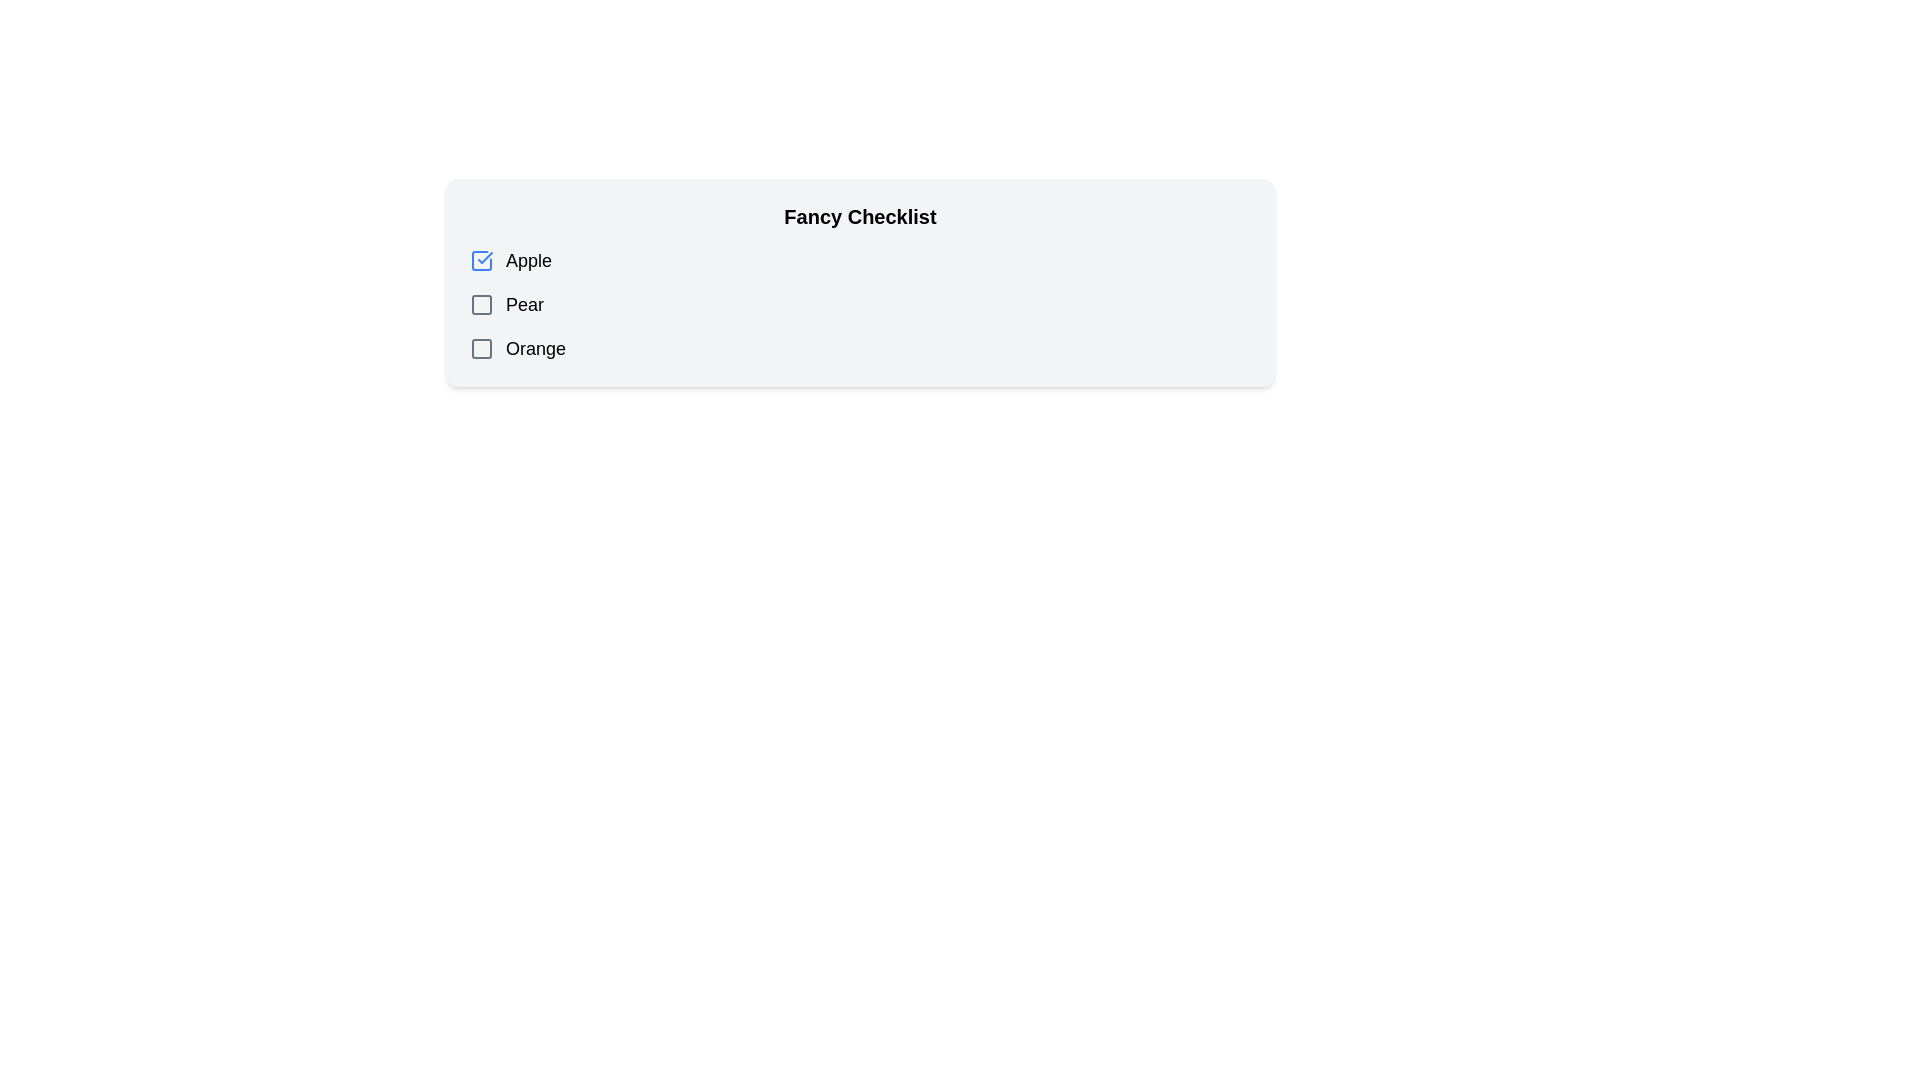  I want to click on the second checkbox in the checklist for 'Pear', so click(481, 304).